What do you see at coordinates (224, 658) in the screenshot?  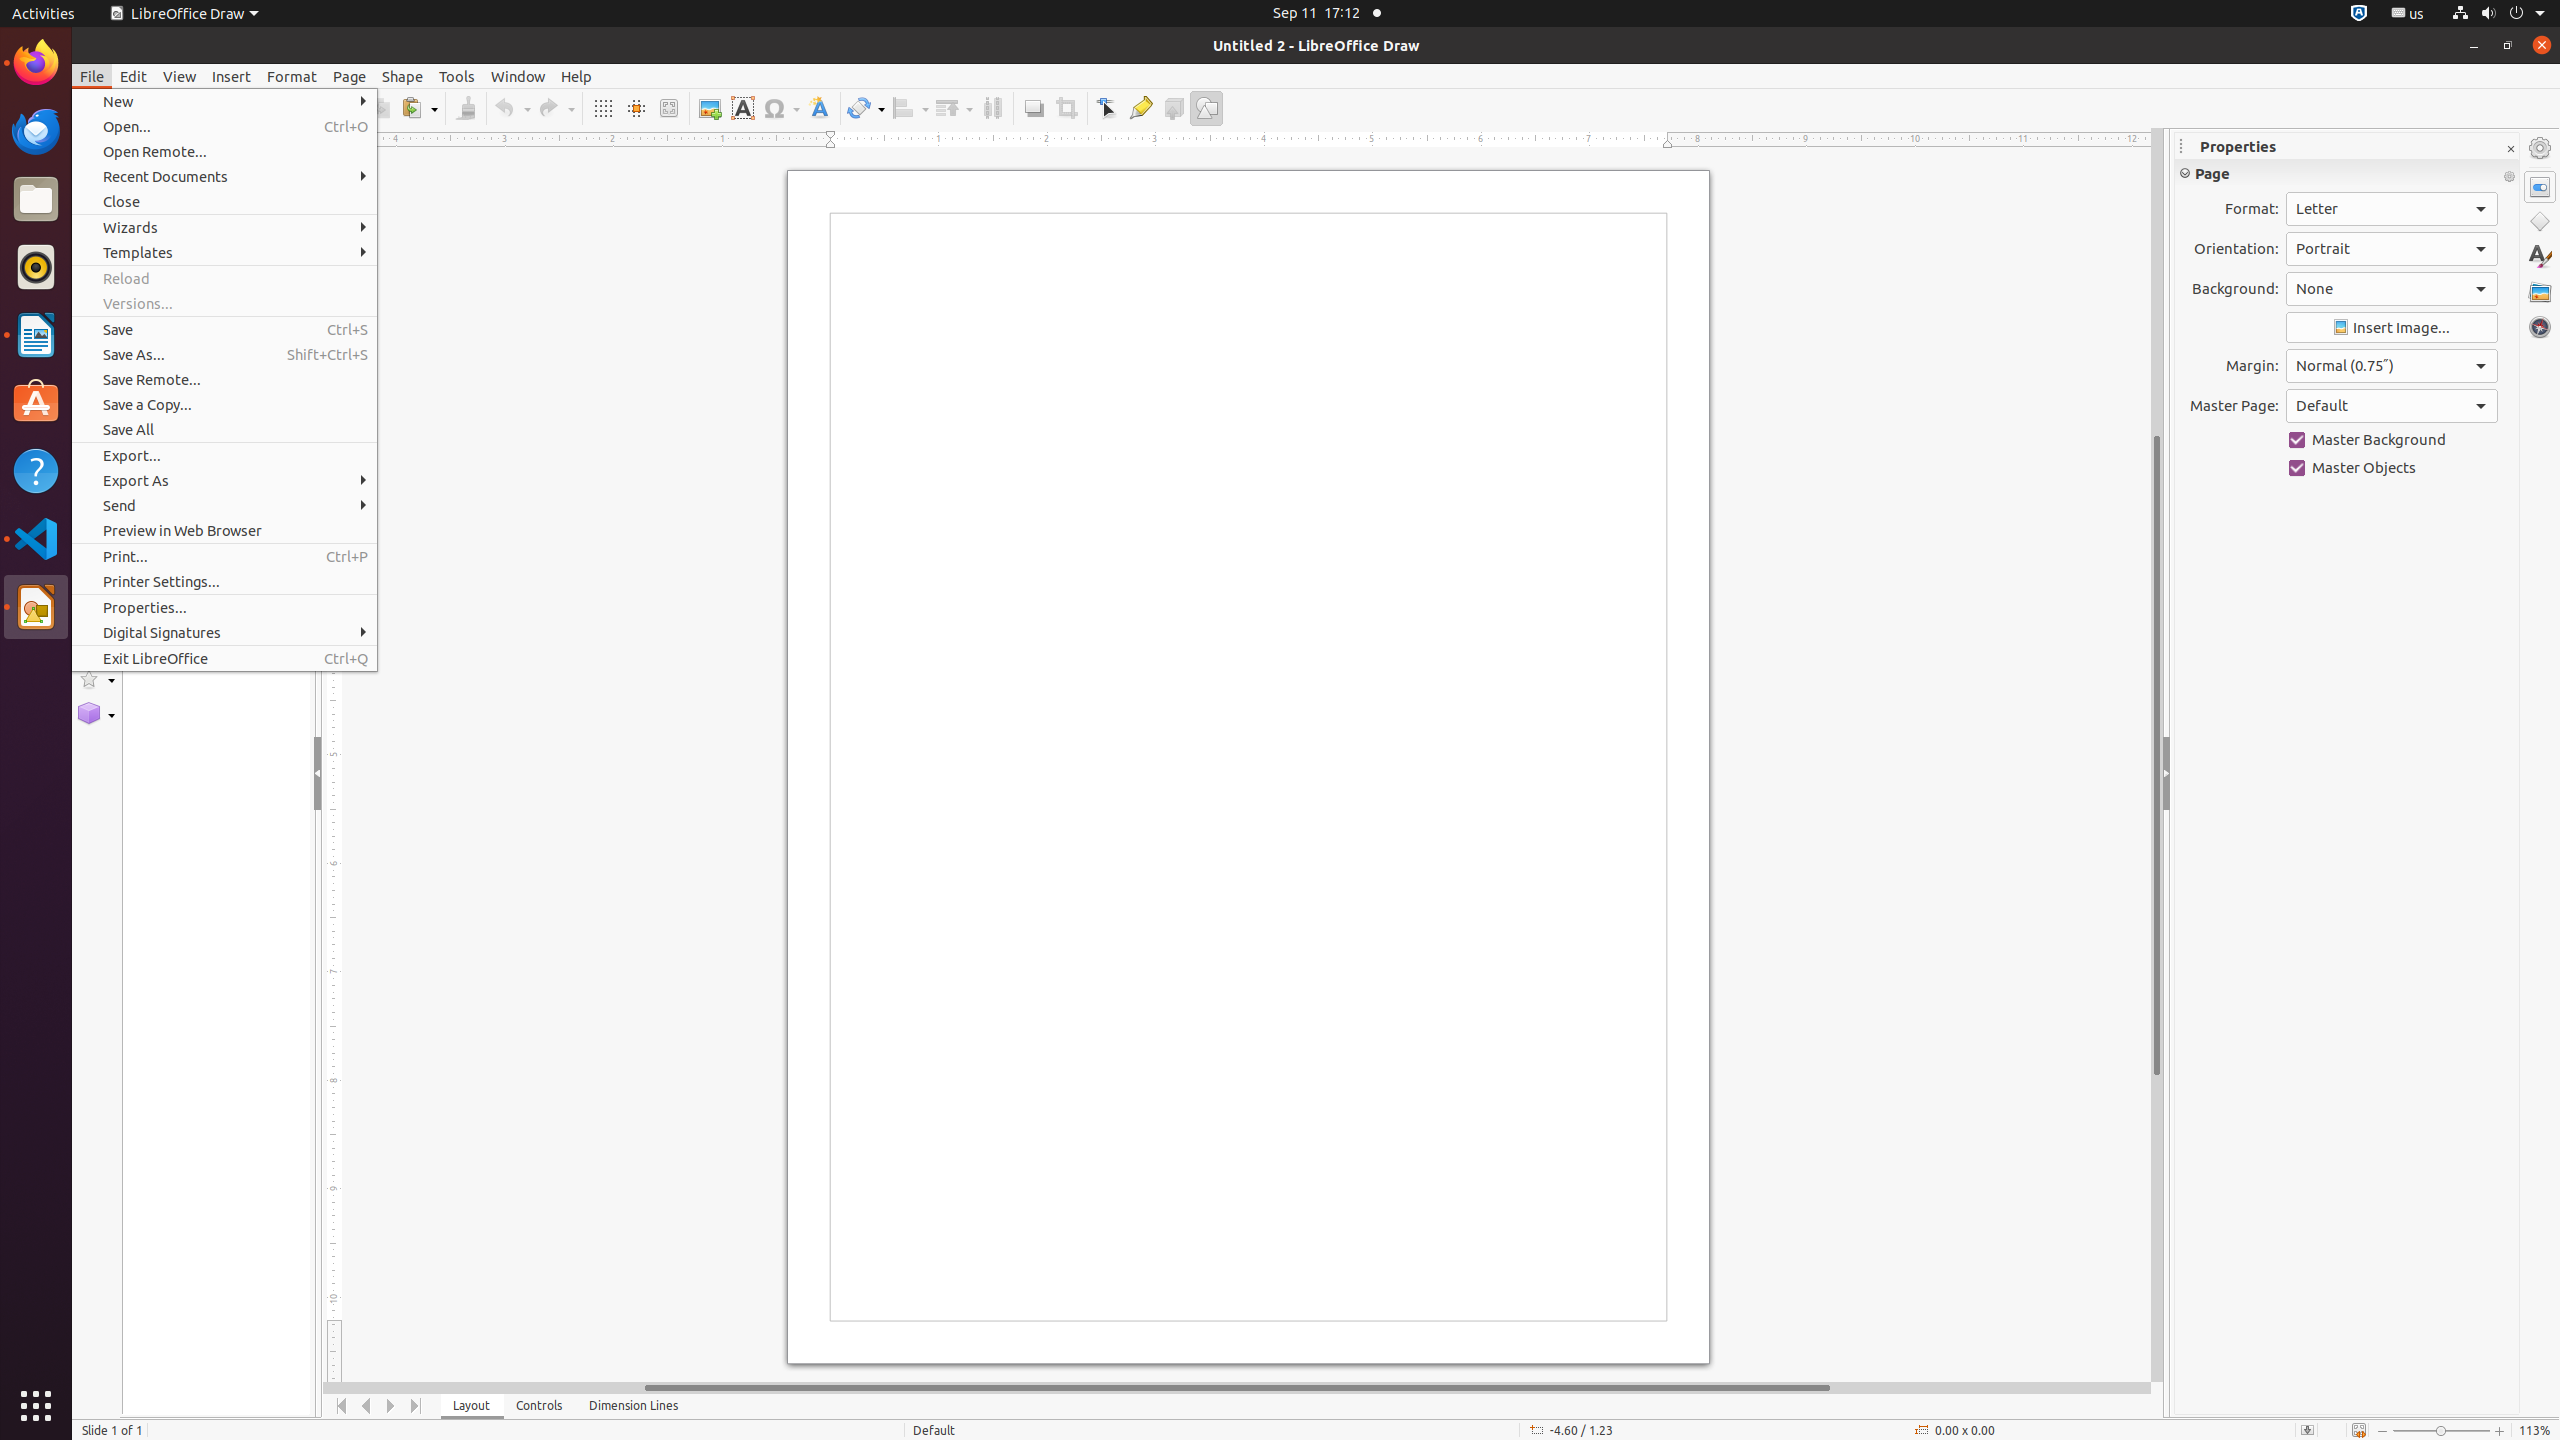 I see `'Exit LibreOffice'` at bounding box center [224, 658].